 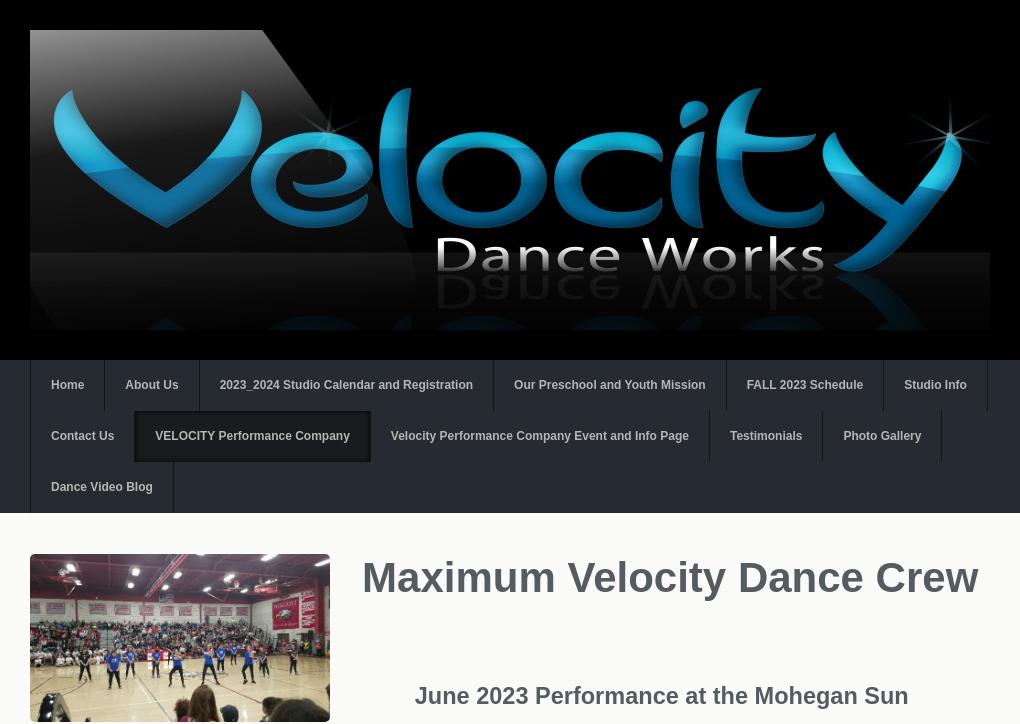 What do you see at coordinates (252, 435) in the screenshot?
I see `'VELOCITY Performance Company'` at bounding box center [252, 435].